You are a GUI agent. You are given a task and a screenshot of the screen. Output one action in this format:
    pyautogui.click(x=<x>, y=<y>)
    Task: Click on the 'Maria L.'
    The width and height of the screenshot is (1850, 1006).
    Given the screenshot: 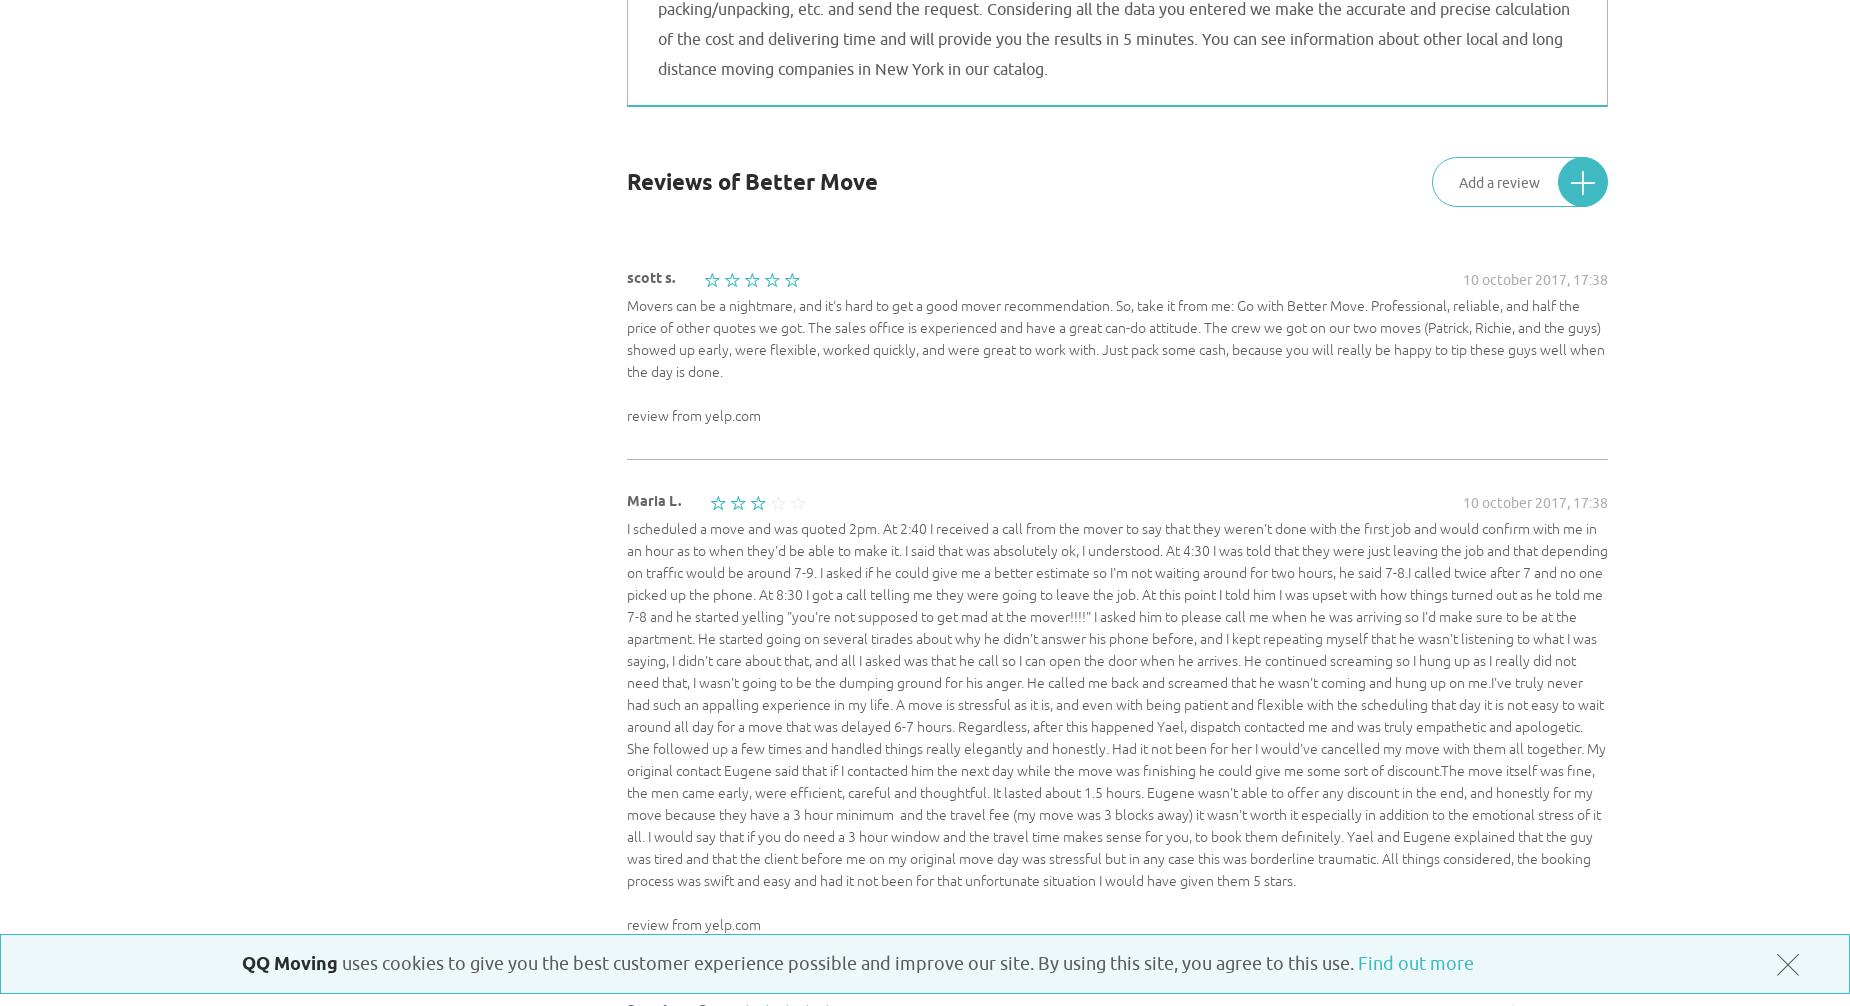 What is the action you would take?
    pyautogui.click(x=653, y=498)
    